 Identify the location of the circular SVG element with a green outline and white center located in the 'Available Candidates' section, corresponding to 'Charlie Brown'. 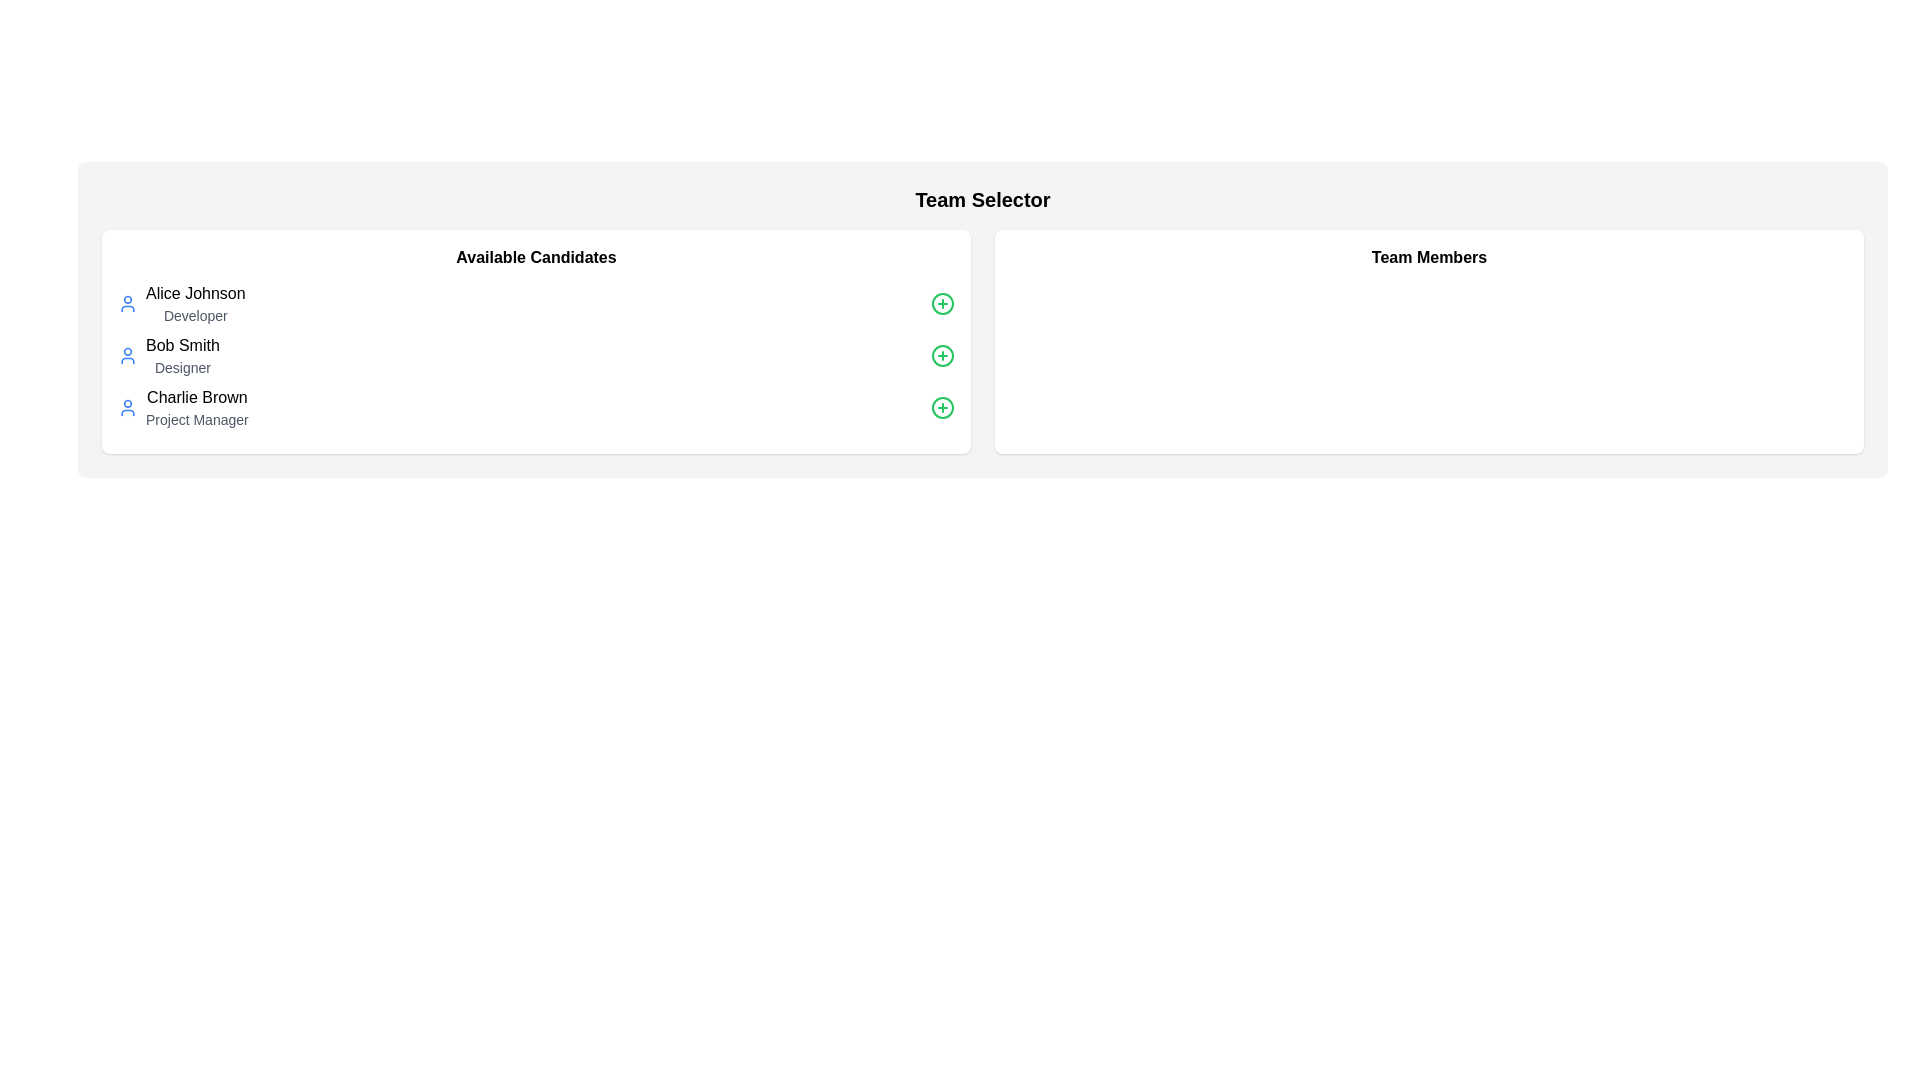
(941, 407).